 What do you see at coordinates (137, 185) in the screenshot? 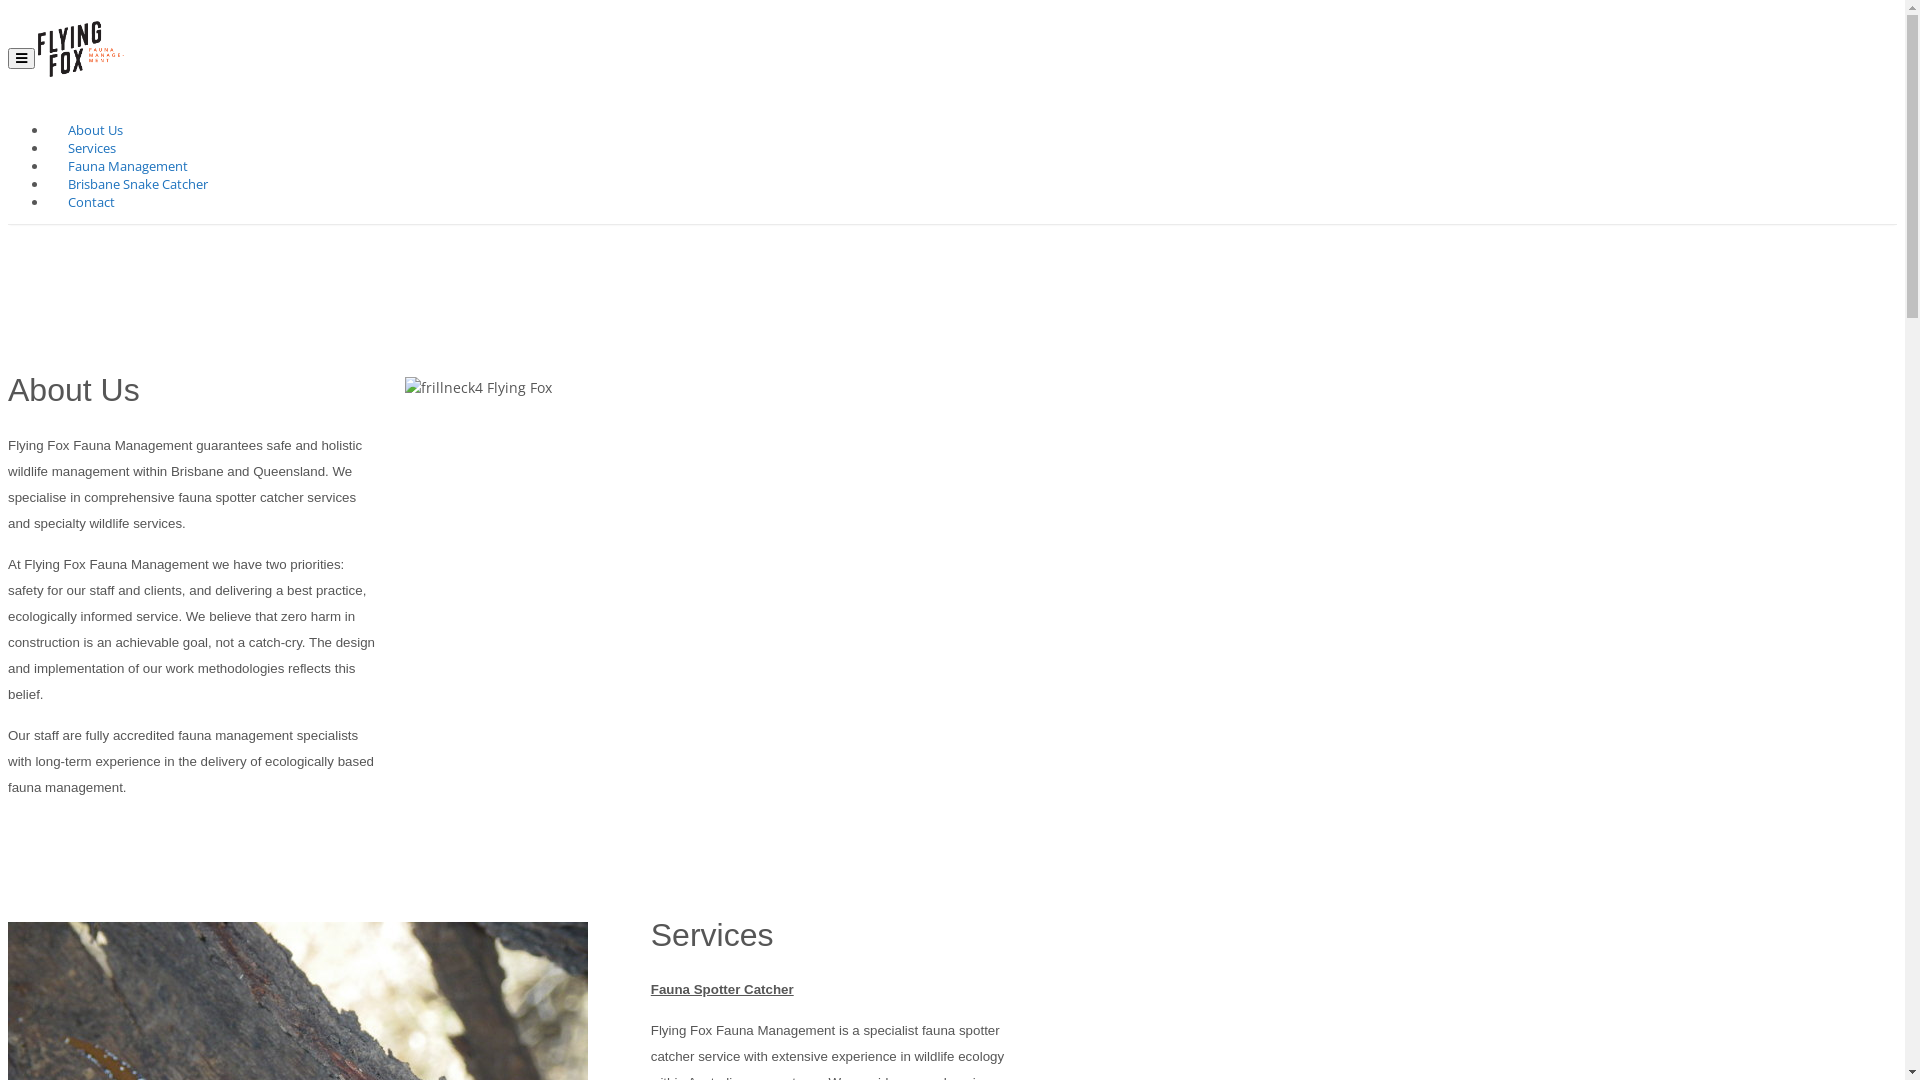
I see `'Brisbane Snake Catcher'` at bounding box center [137, 185].